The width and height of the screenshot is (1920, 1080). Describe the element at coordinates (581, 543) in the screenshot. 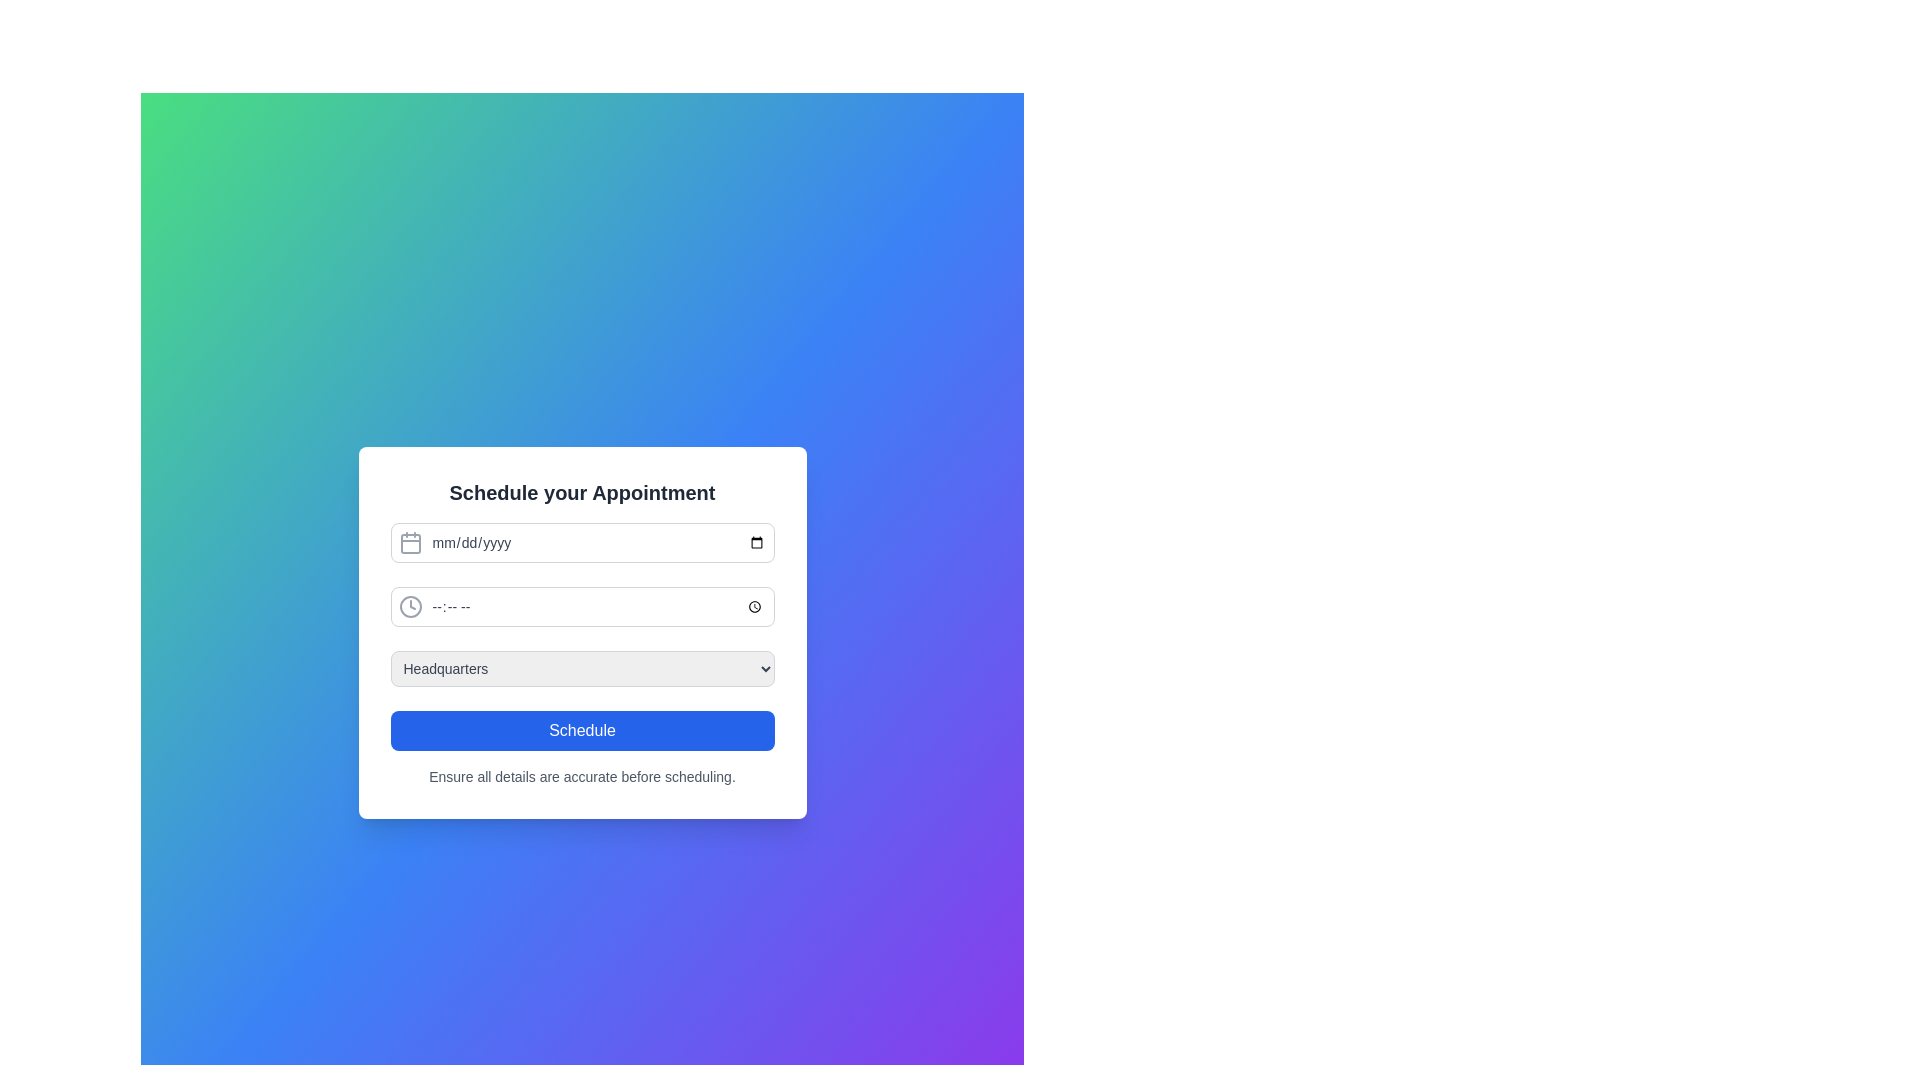

I see `a date from the date input field, which is the first input field in the form section, located above the time input field and the location selector` at that location.